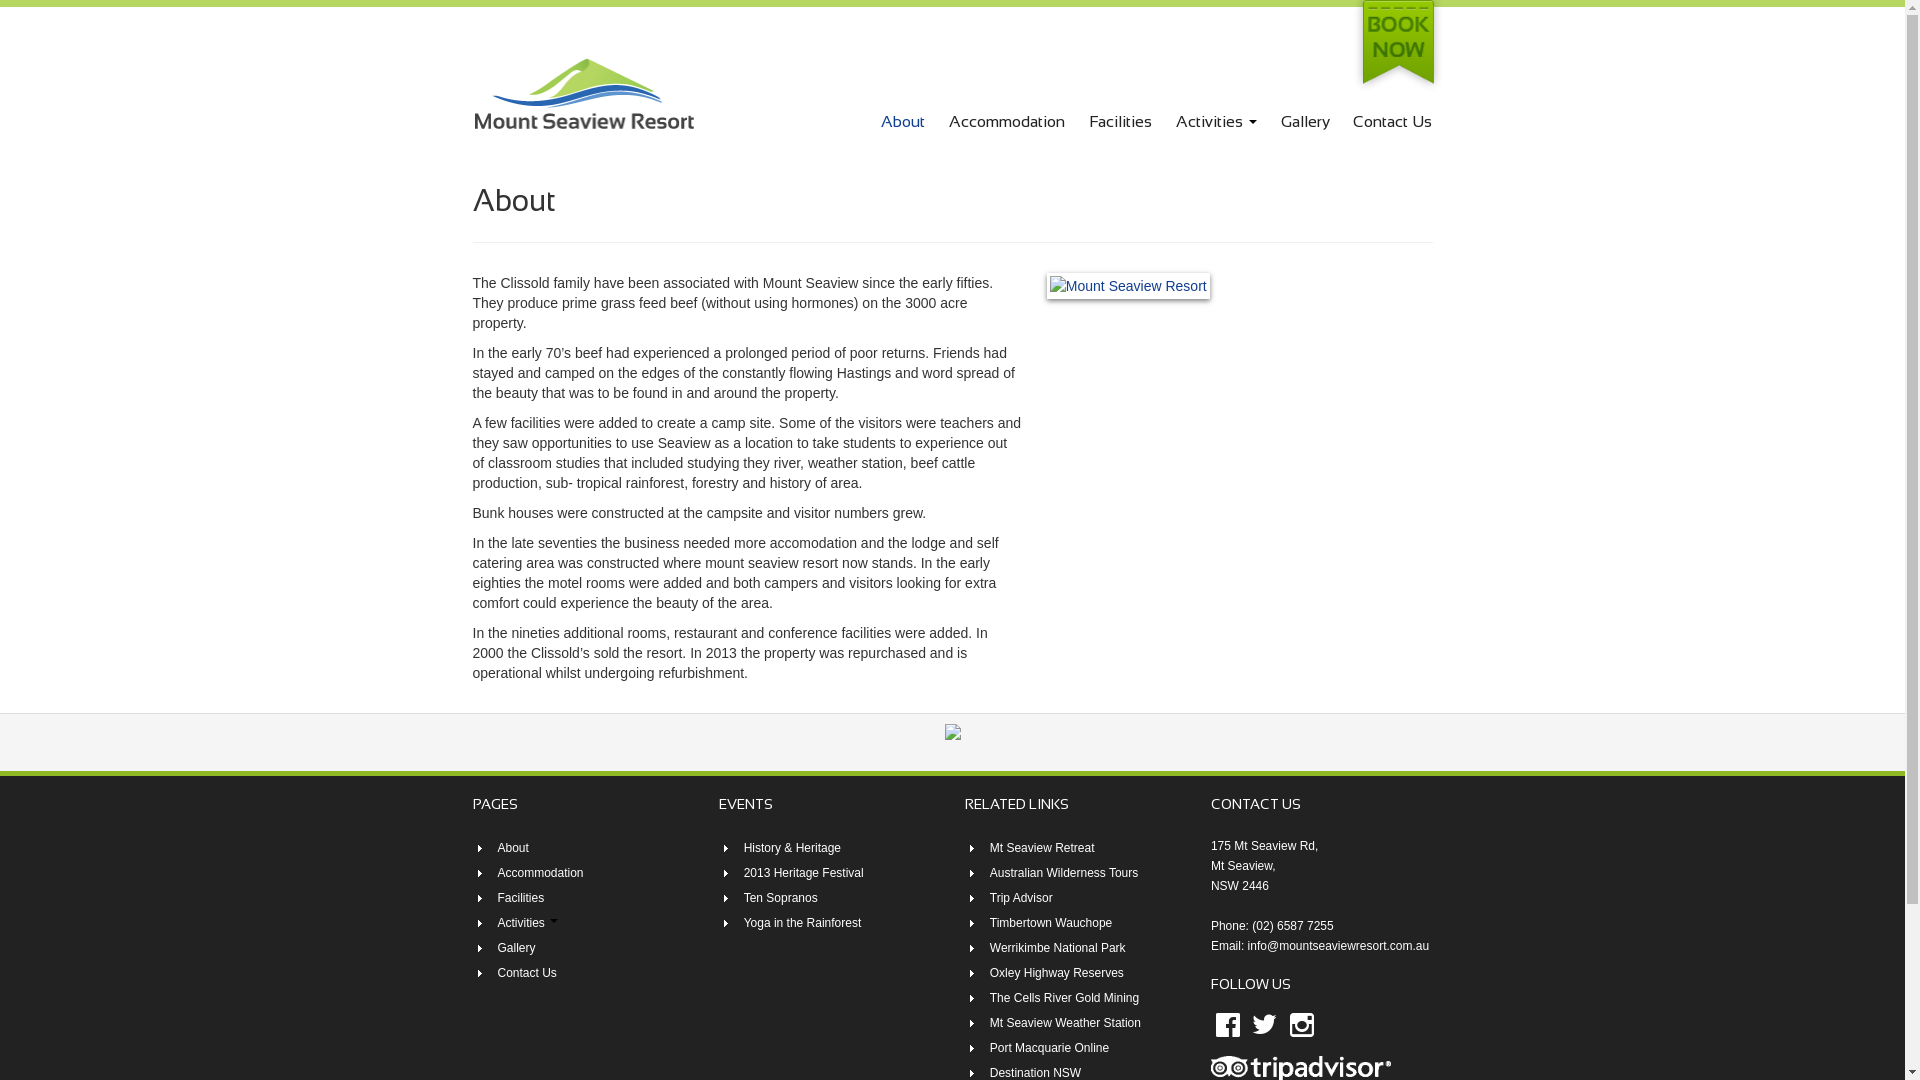 Image resolution: width=1920 pixels, height=1080 pixels. I want to click on 'Mt Seaview Weather Station', so click(1064, 1022).